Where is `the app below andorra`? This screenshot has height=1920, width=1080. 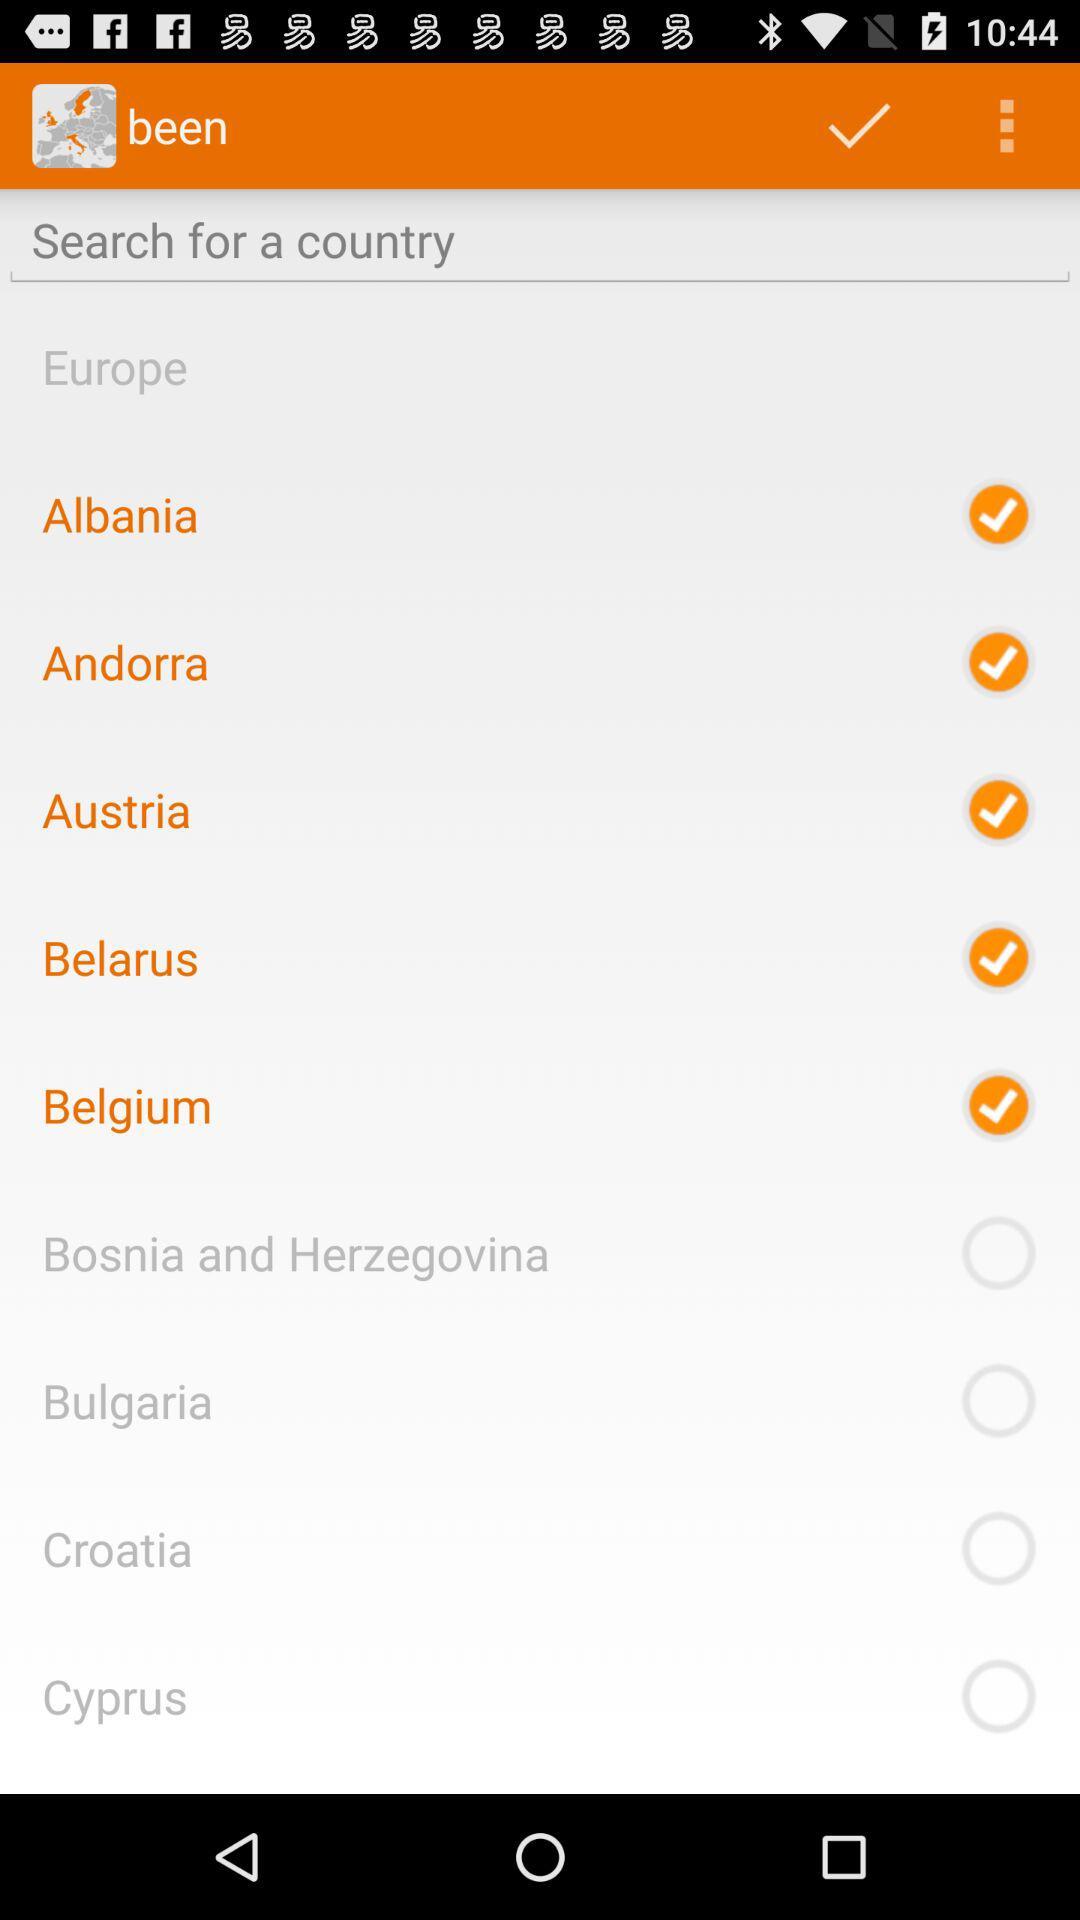 the app below andorra is located at coordinates (116, 809).